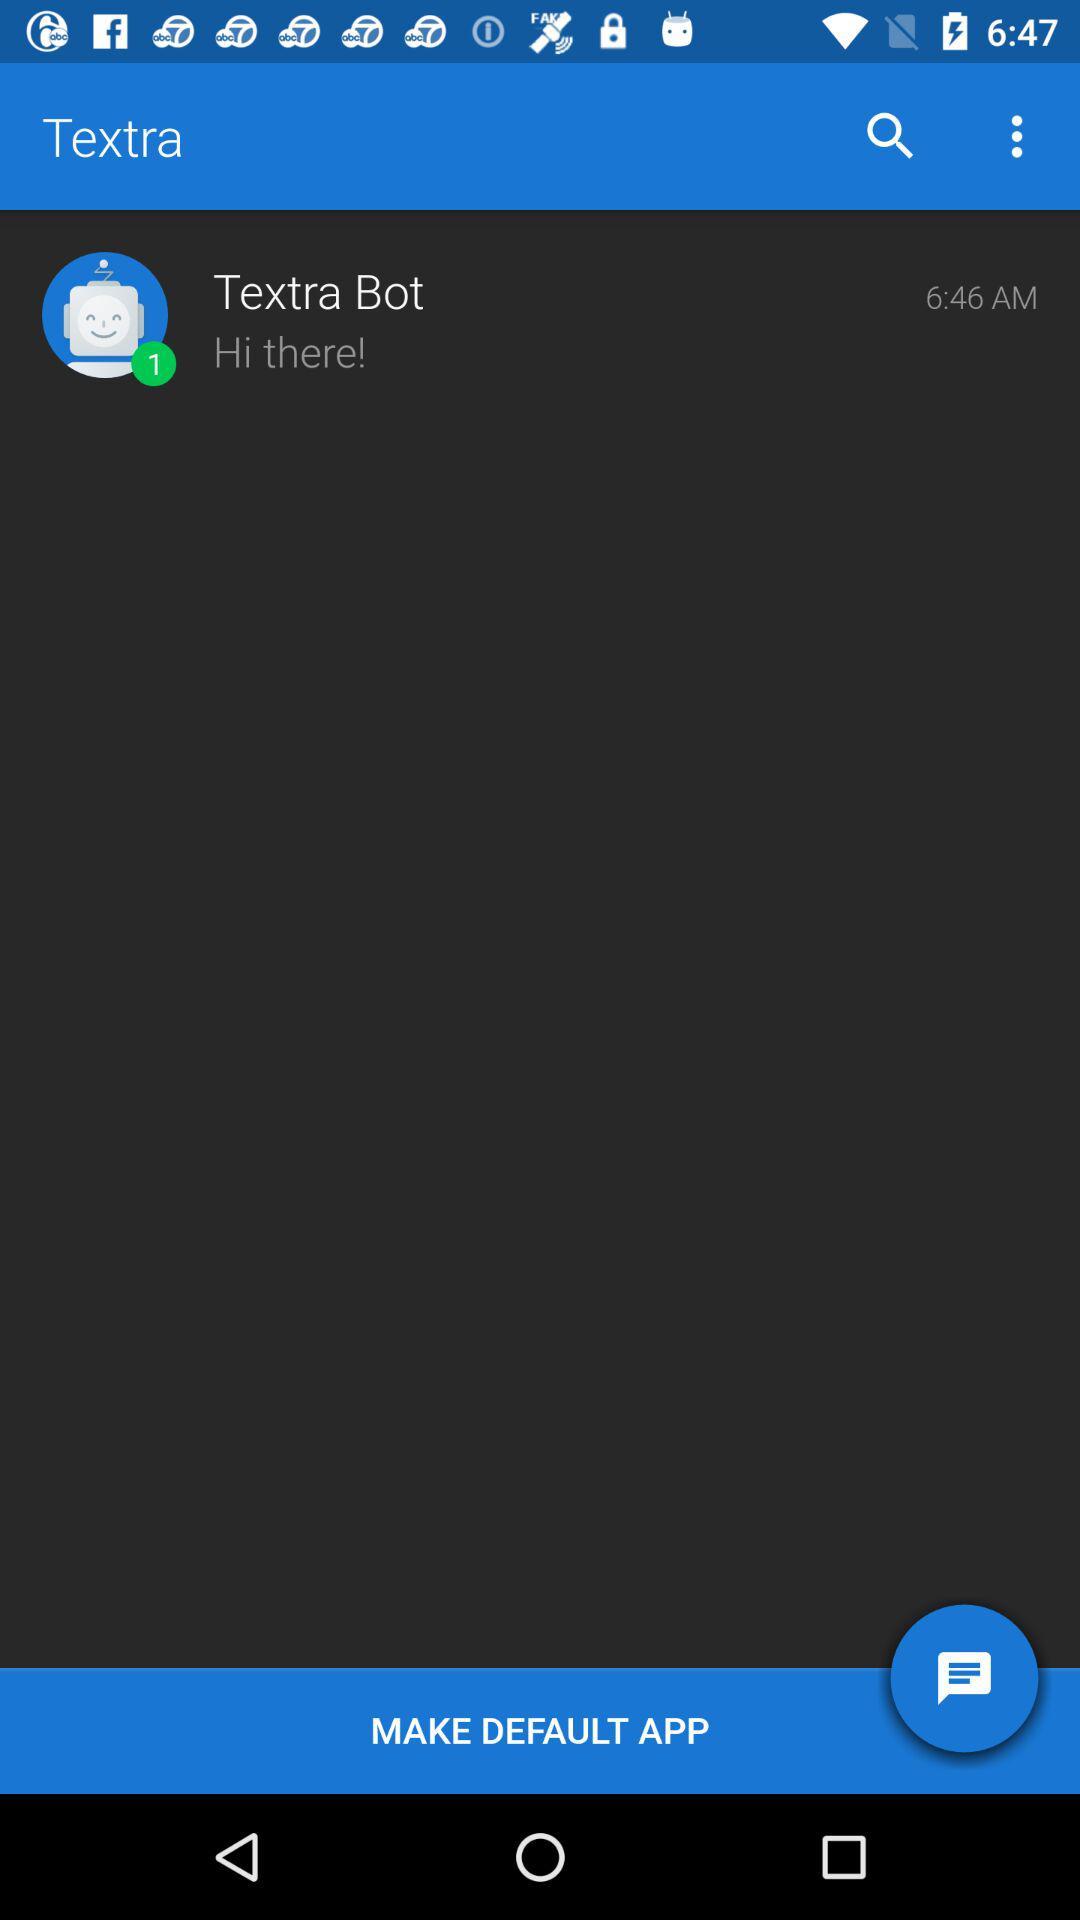 This screenshot has height=1920, width=1080. I want to click on the search icon, so click(890, 135).